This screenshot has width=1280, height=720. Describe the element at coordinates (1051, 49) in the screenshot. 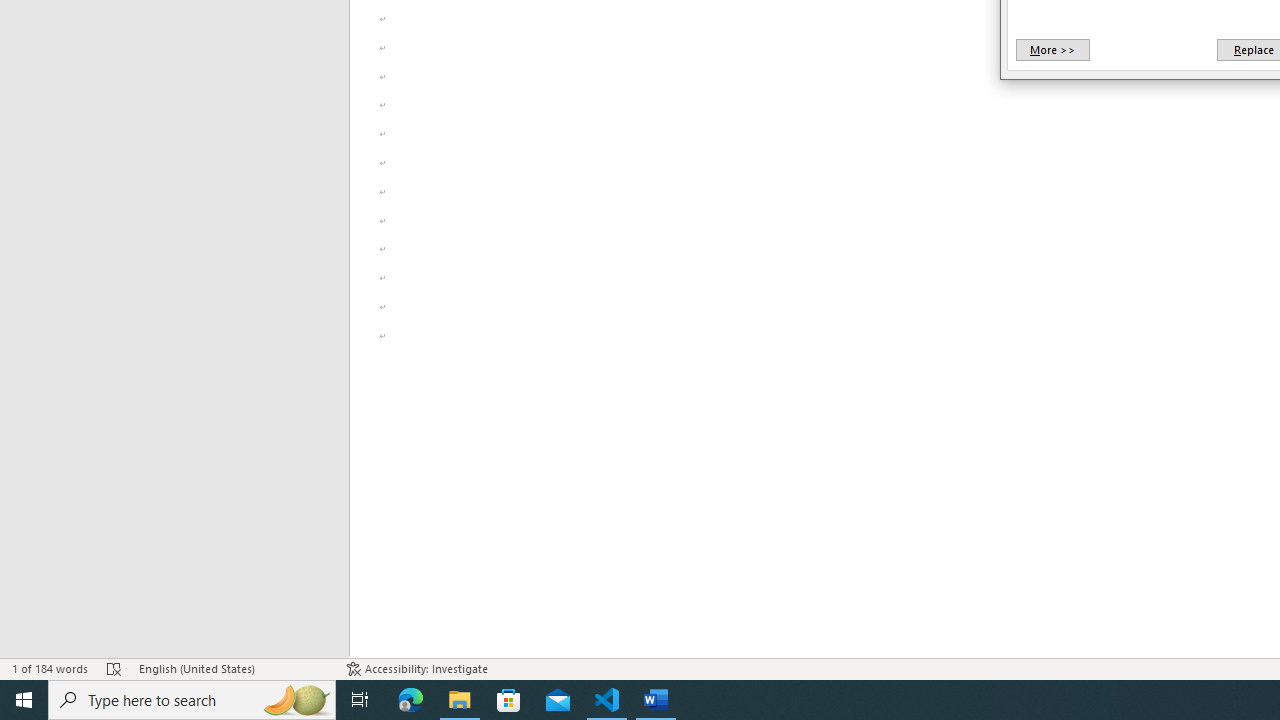

I see `'More >>'` at that location.